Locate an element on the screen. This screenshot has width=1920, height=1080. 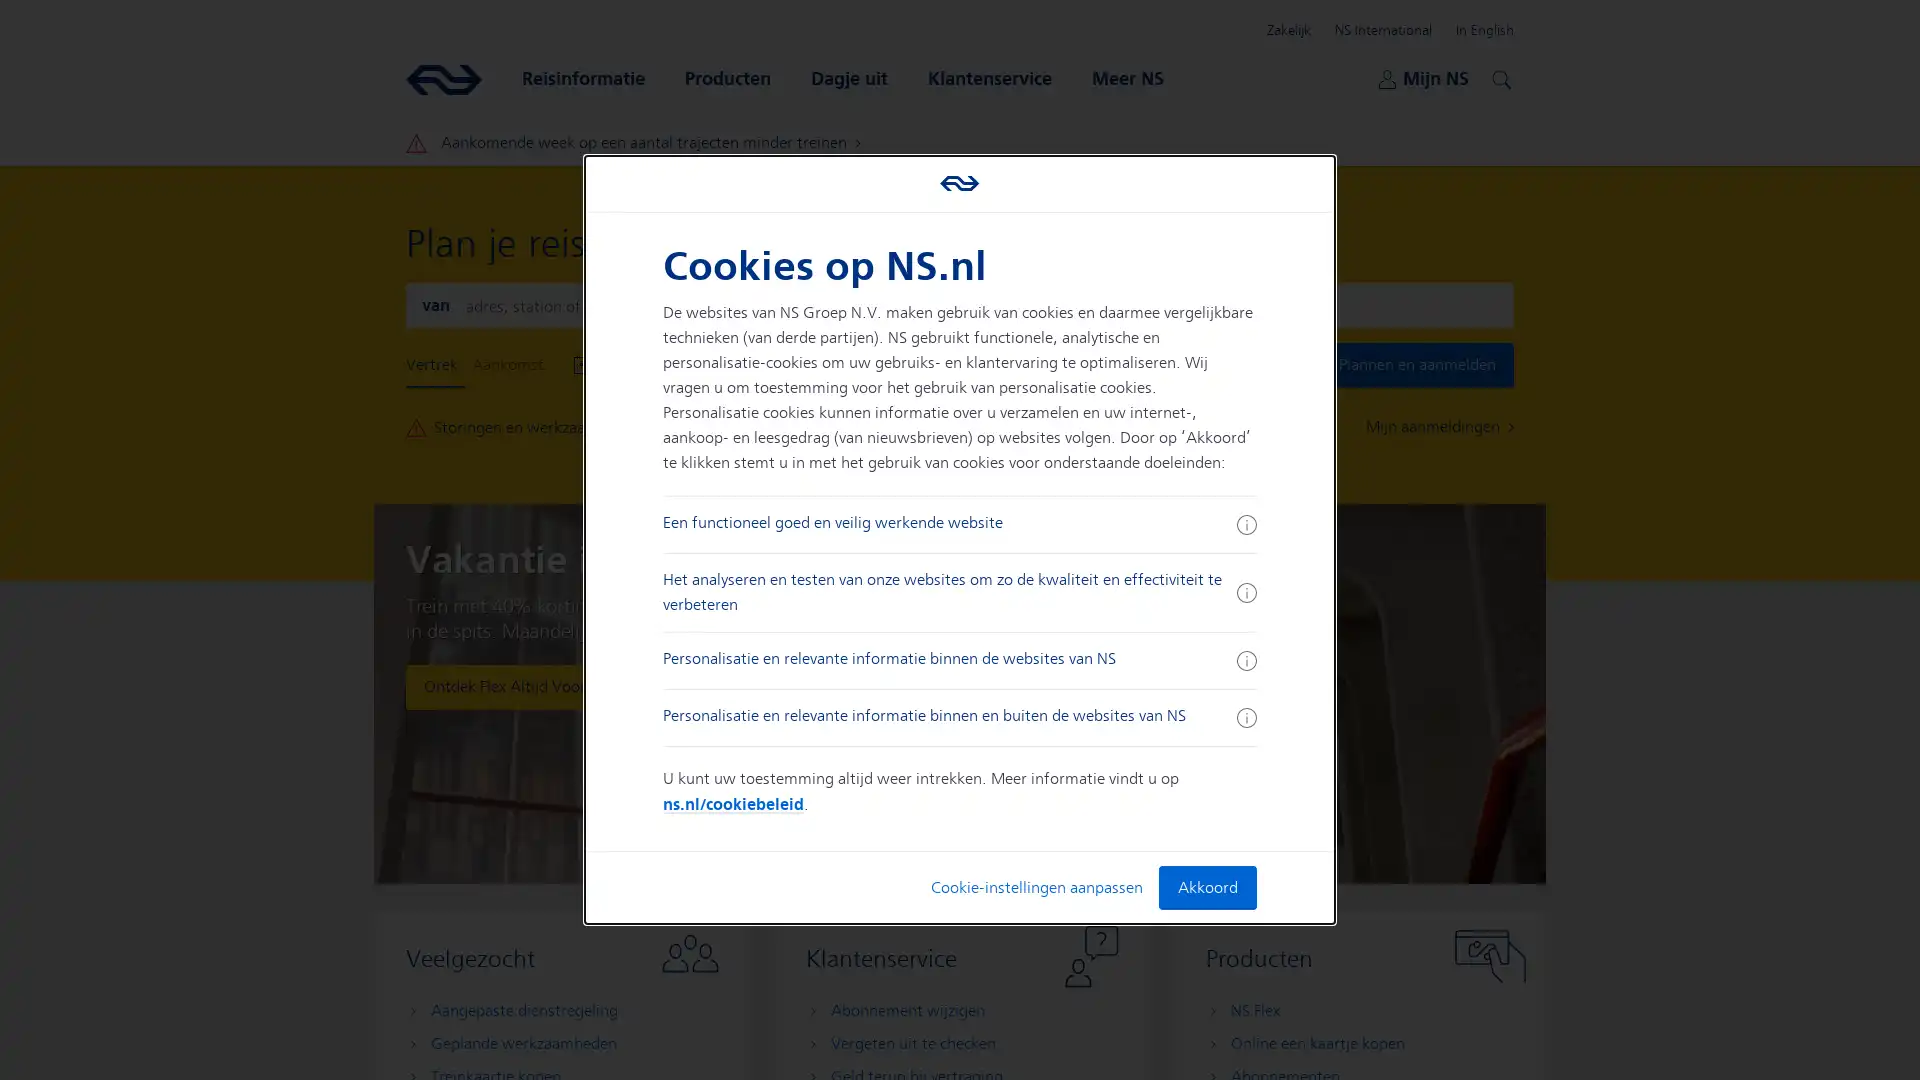
Cookie-instellingen aanpassen is located at coordinates (1036, 886).